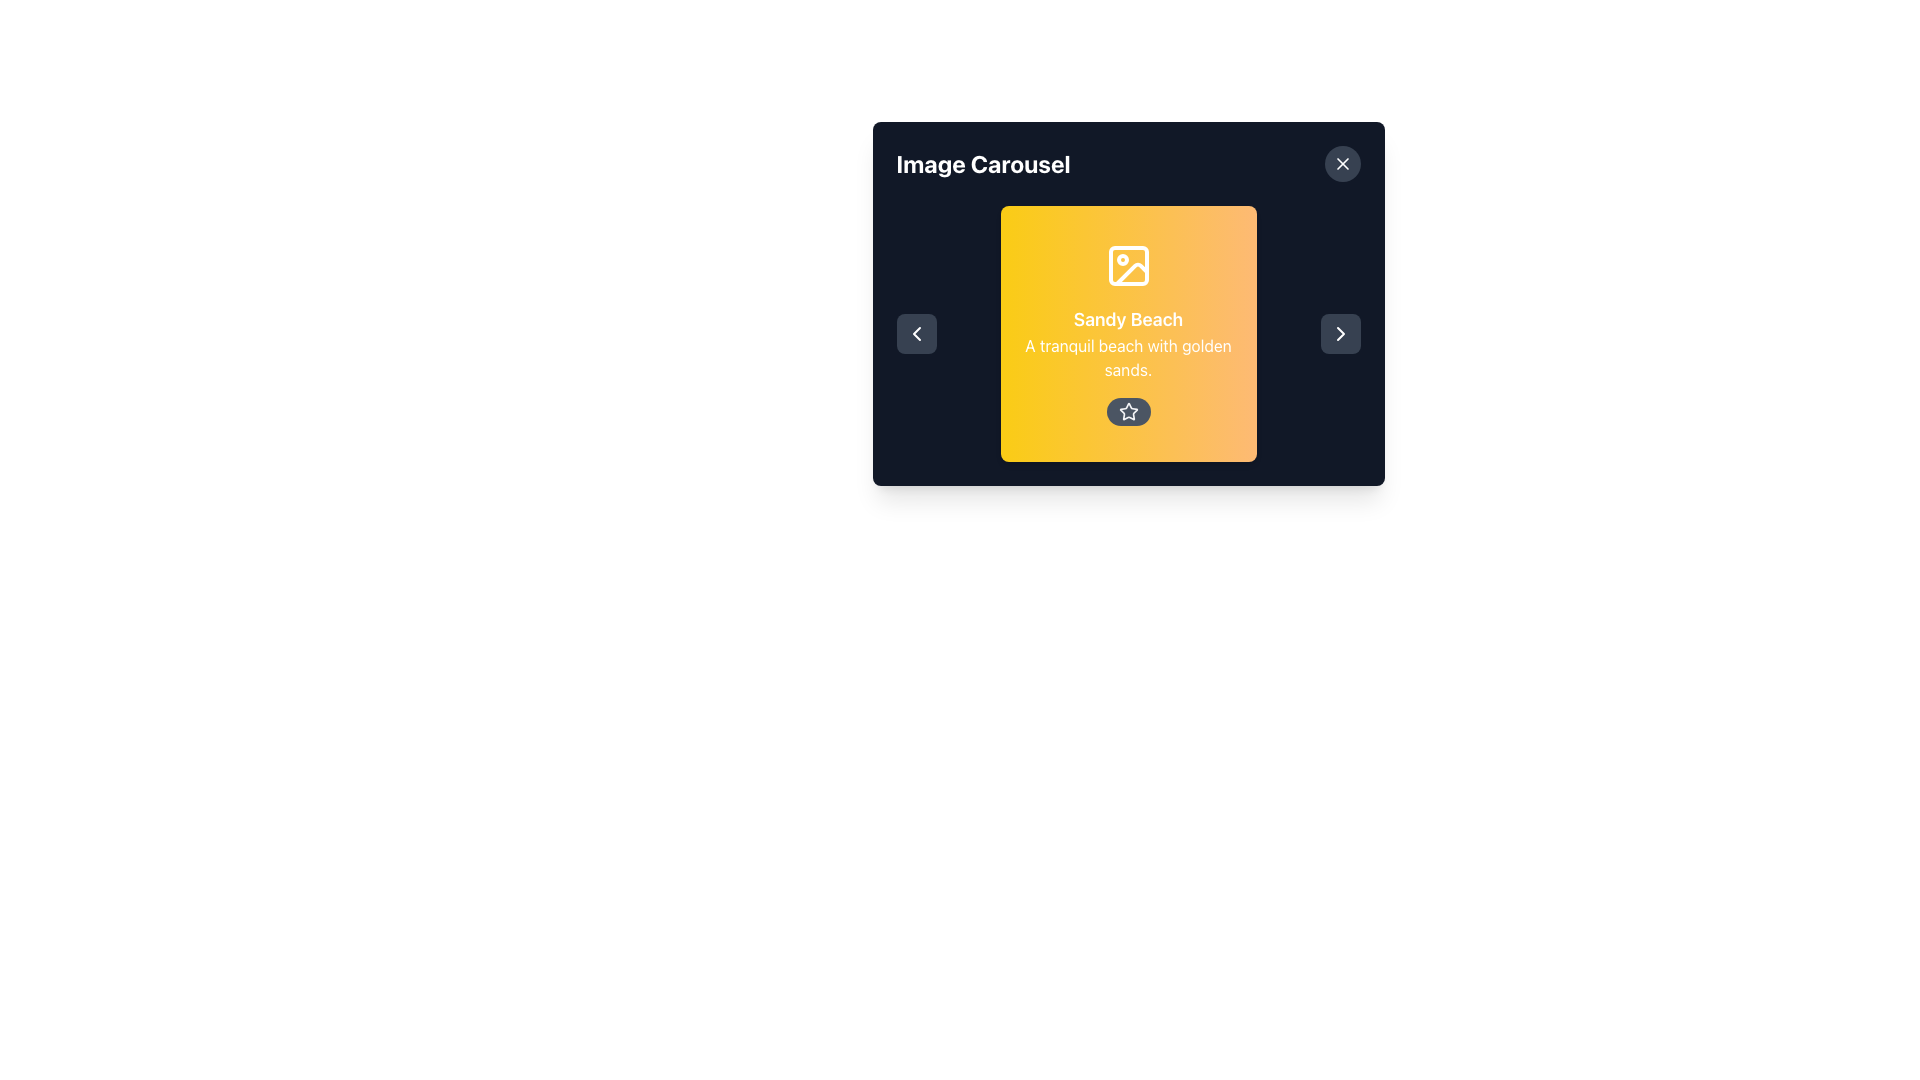 The height and width of the screenshot is (1080, 1920). I want to click on the leftward-pointing chevron icon within the left-side navigation button of the image carousel, so click(915, 333).